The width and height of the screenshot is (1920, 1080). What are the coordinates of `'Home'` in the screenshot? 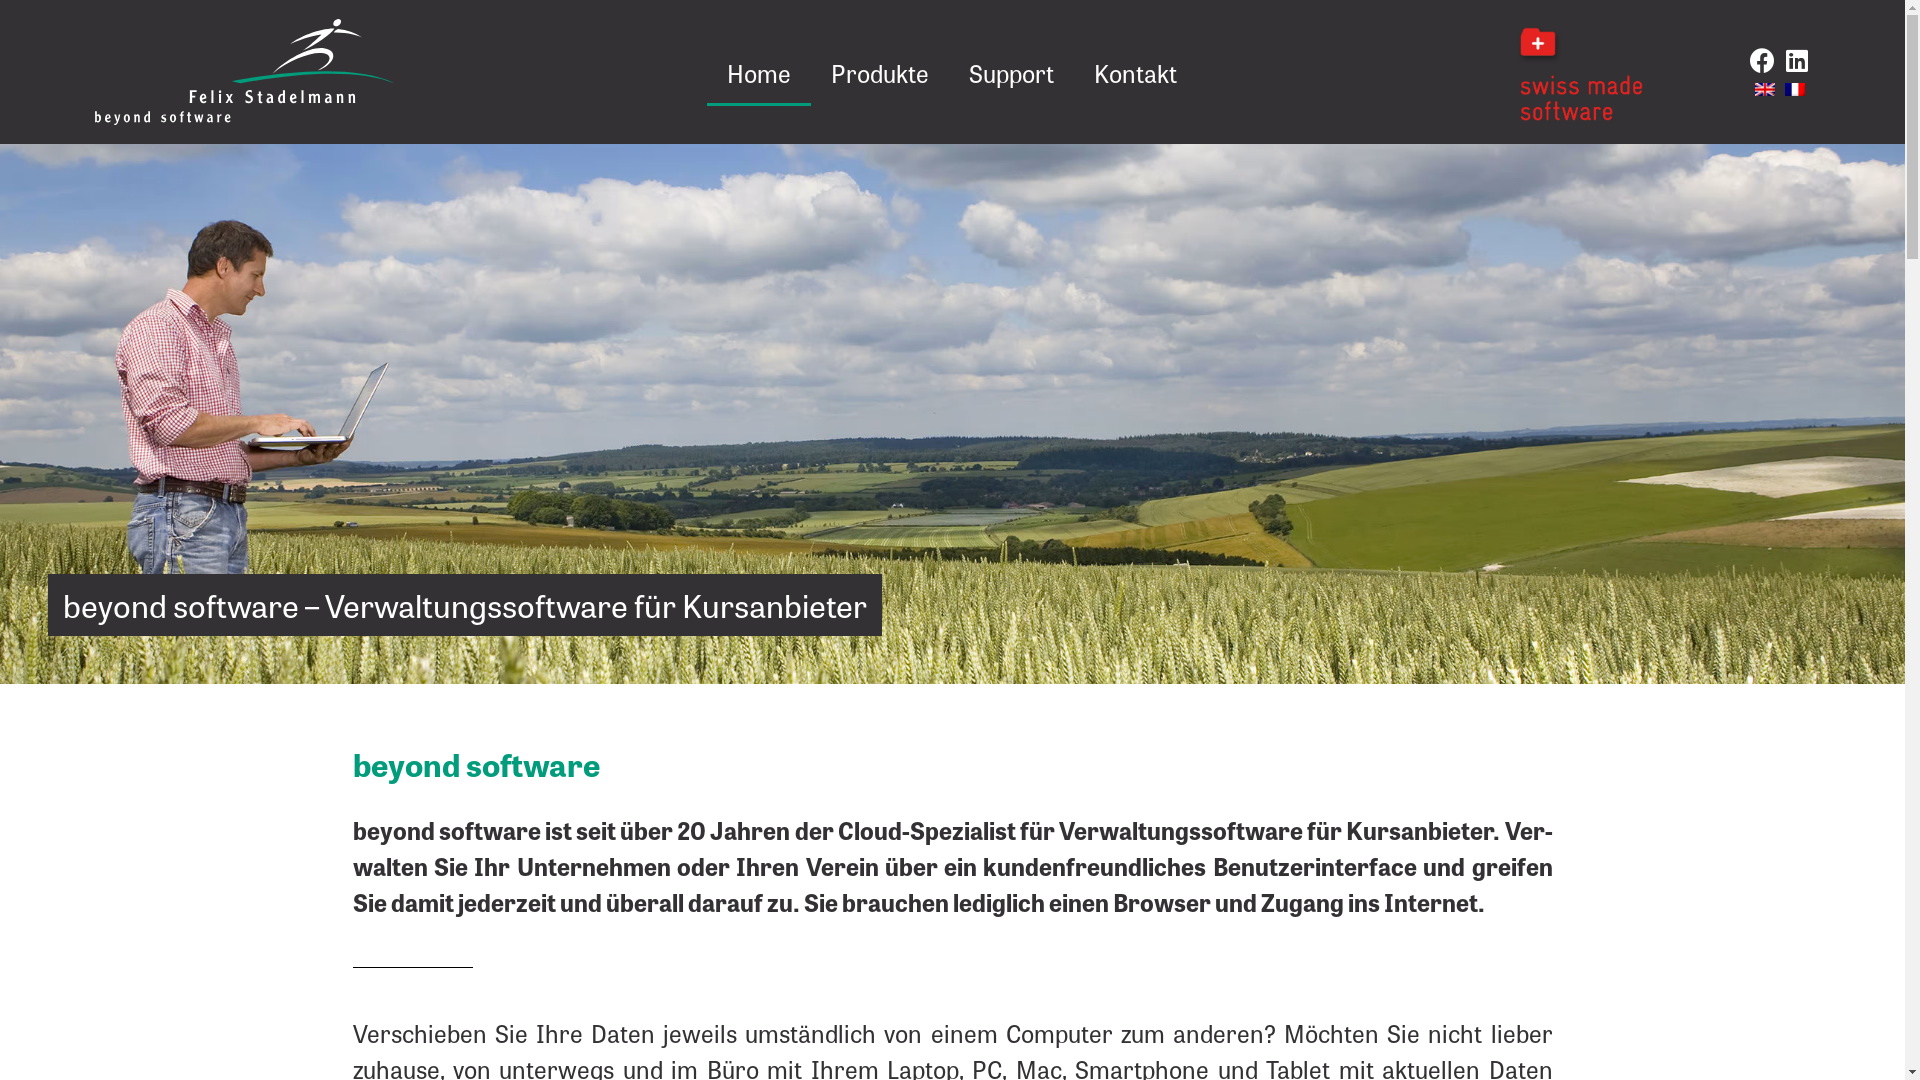 It's located at (706, 71).